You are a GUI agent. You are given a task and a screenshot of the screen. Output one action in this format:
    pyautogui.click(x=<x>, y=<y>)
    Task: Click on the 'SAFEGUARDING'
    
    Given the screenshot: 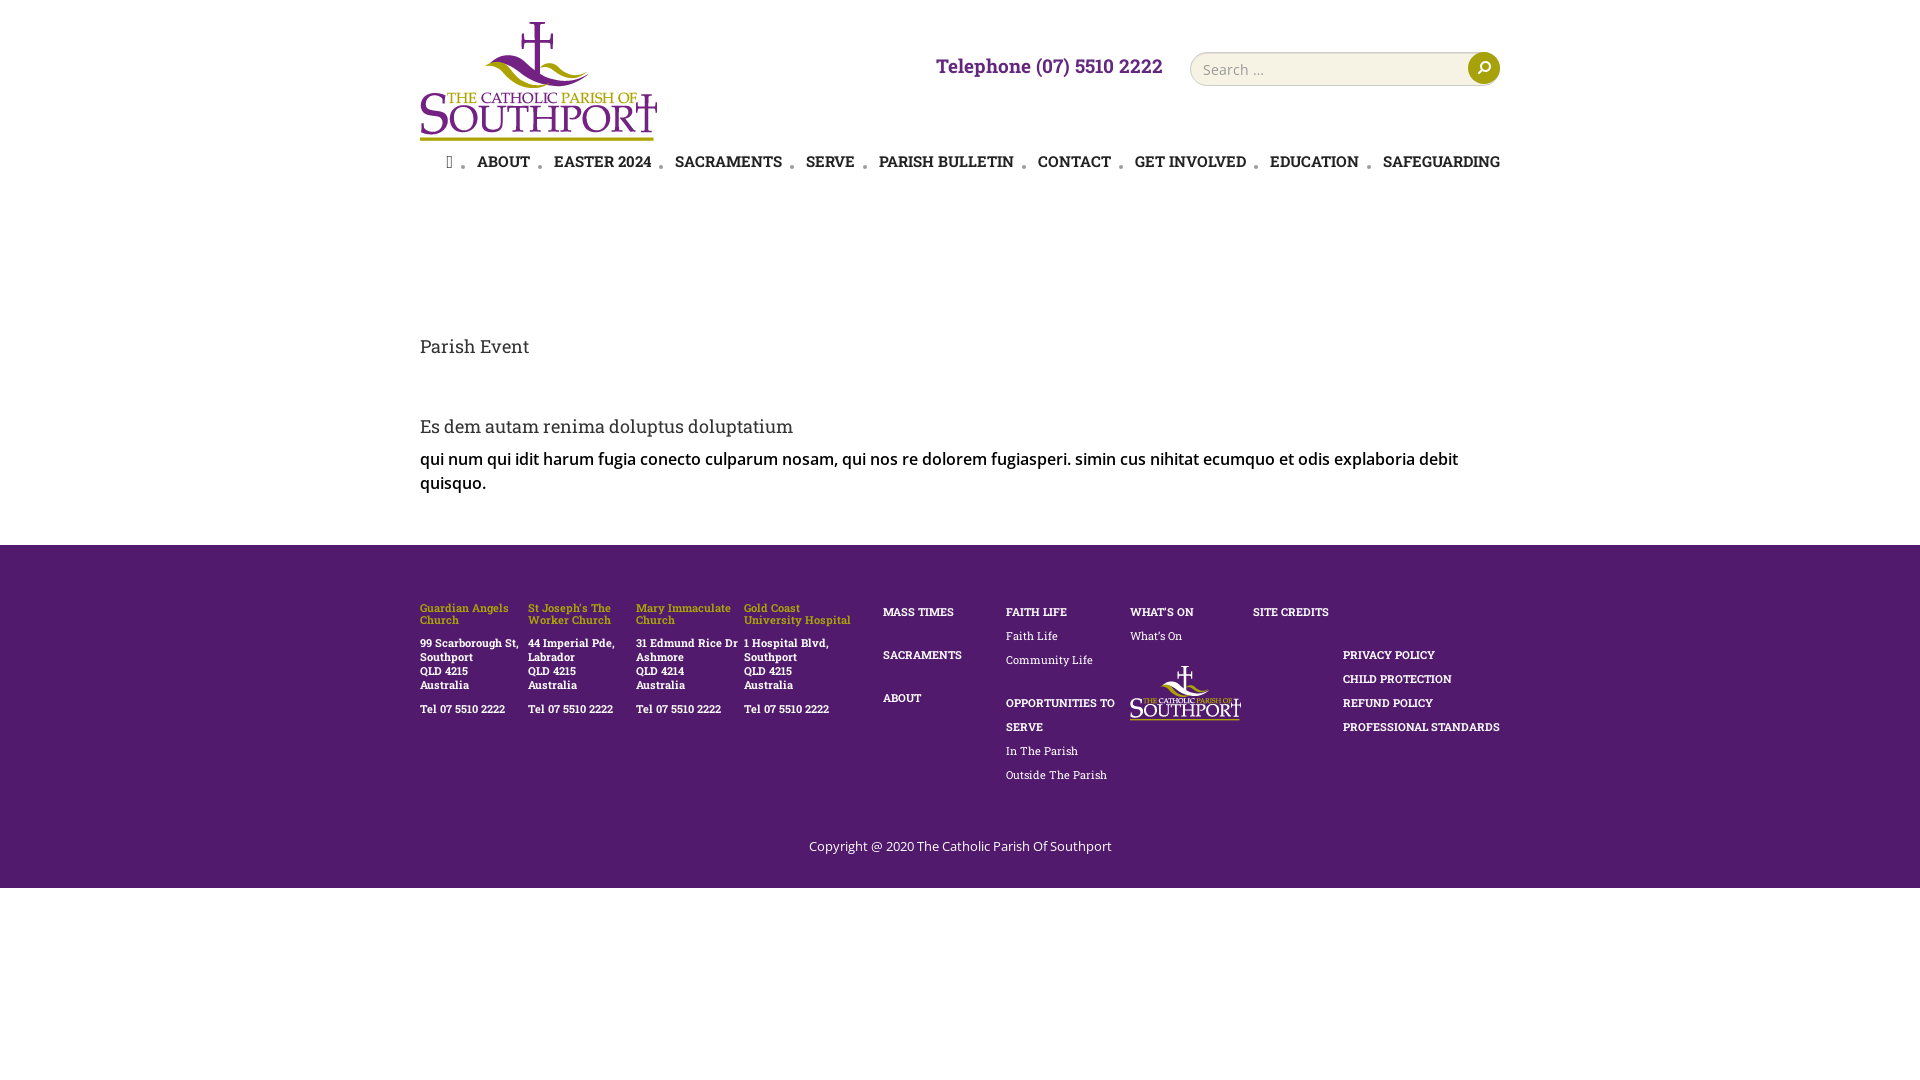 What is the action you would take?
    pyautogui.click(x=1381, y=160)
    